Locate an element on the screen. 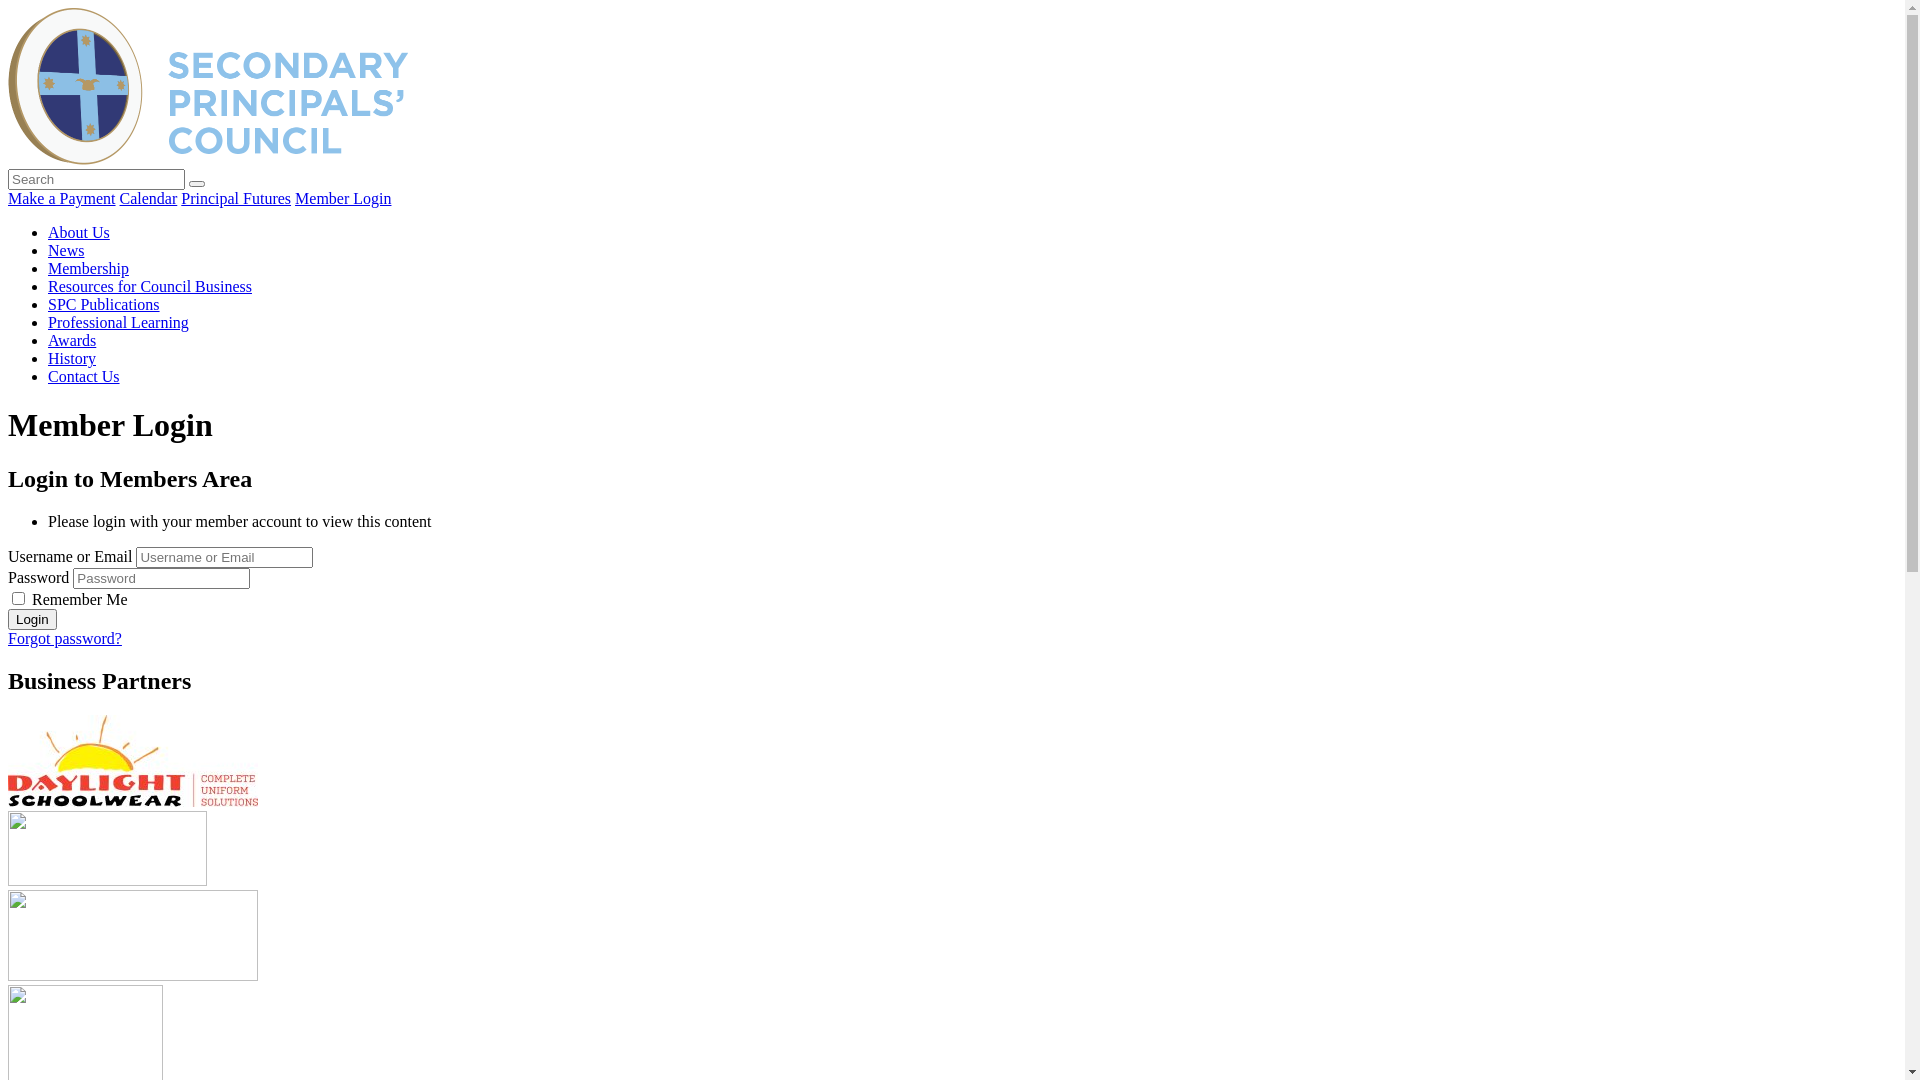  'Professional Learning' is located at coordinates (48, 321).